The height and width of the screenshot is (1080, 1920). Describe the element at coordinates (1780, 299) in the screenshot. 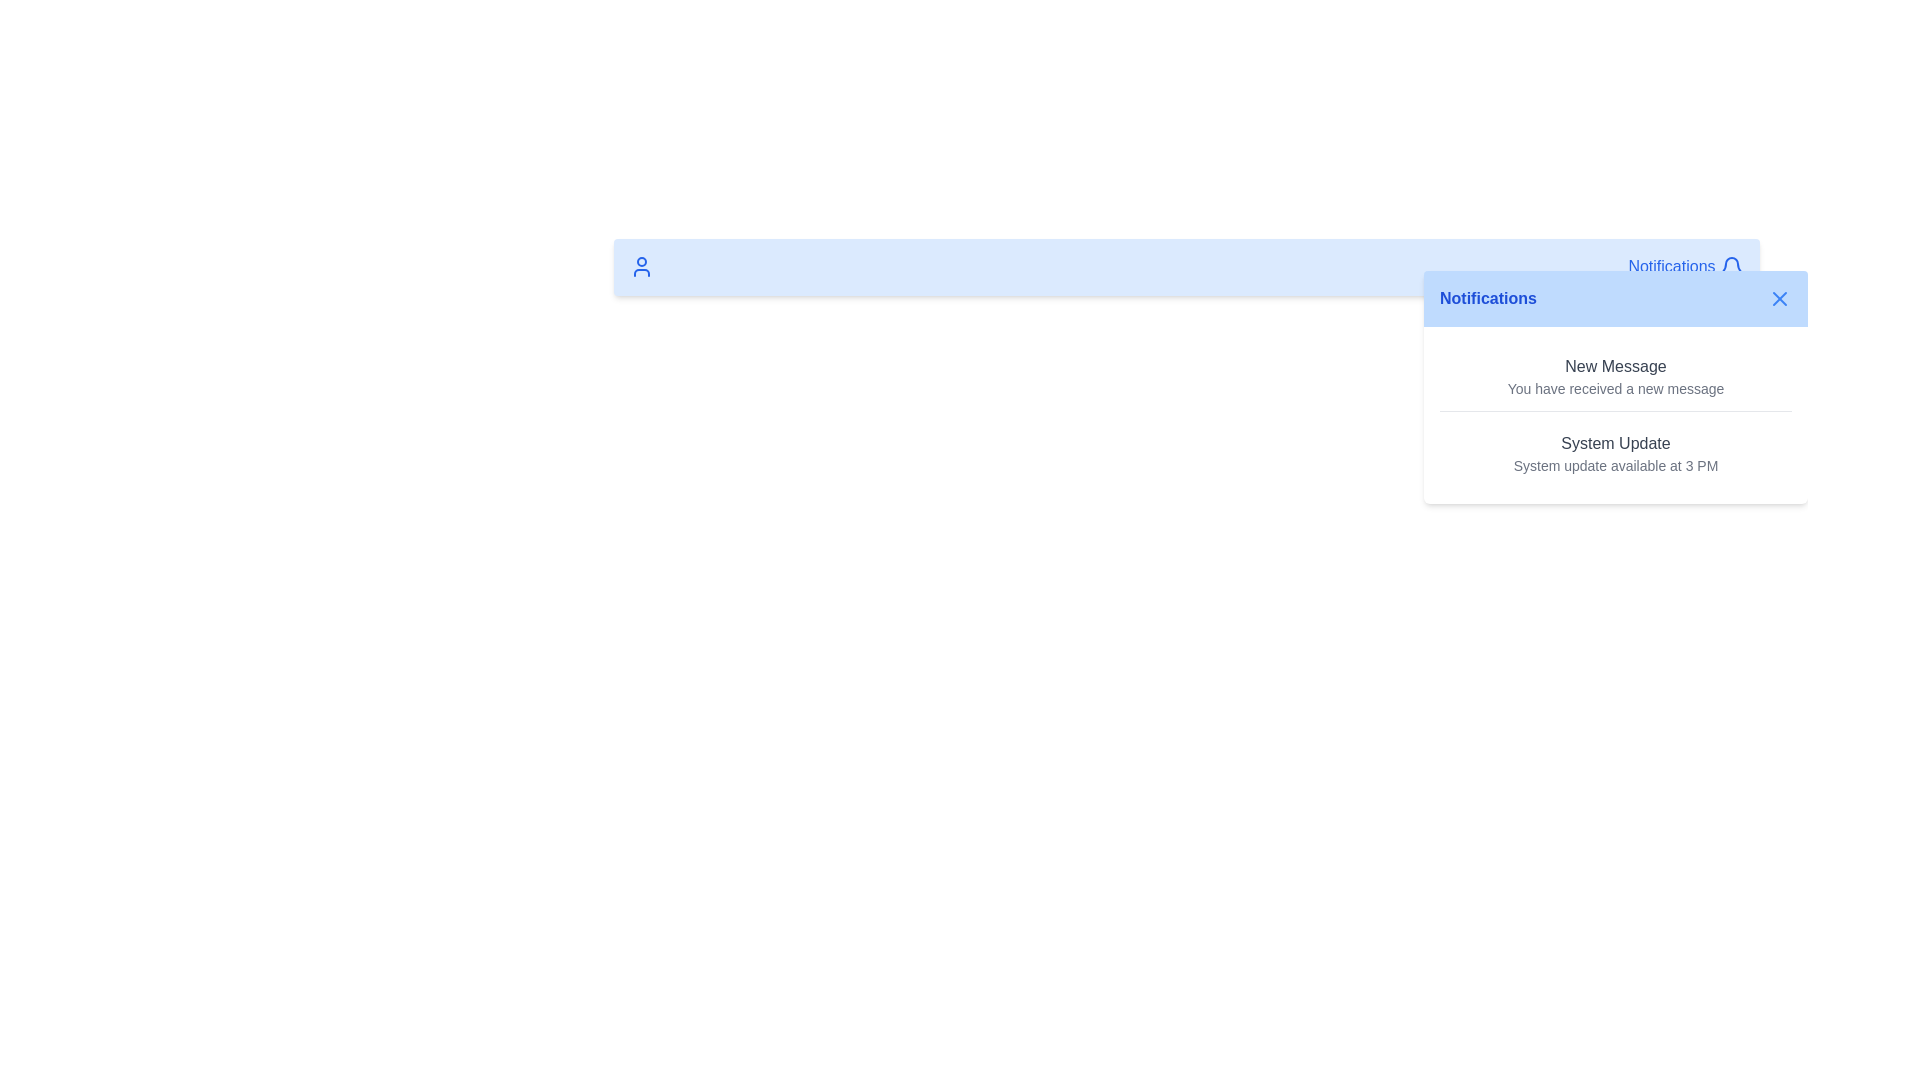

I see `the blue cross-shaped icon in the top-right corner of the 'Notifications' header bar` at that location.